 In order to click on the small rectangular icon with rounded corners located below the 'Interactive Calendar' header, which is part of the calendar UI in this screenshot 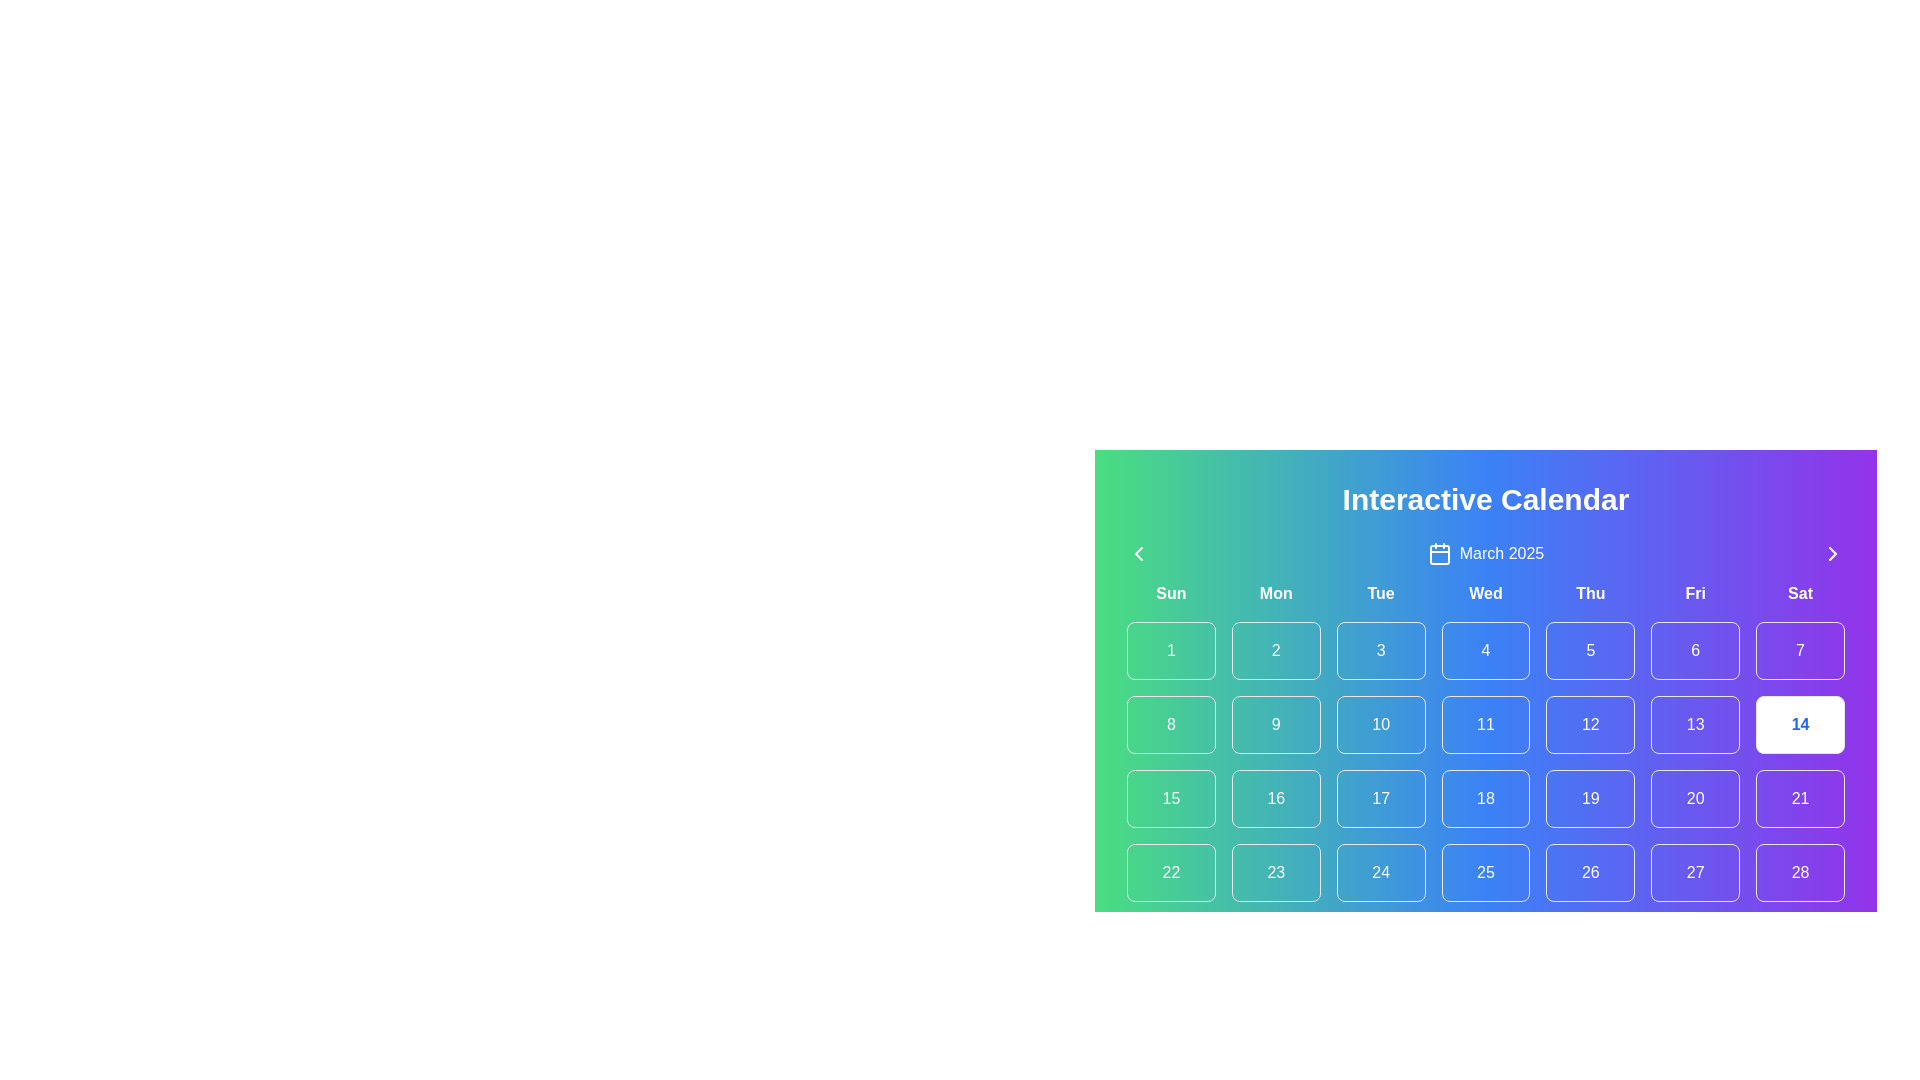, I will do `click(1438, 555)`.